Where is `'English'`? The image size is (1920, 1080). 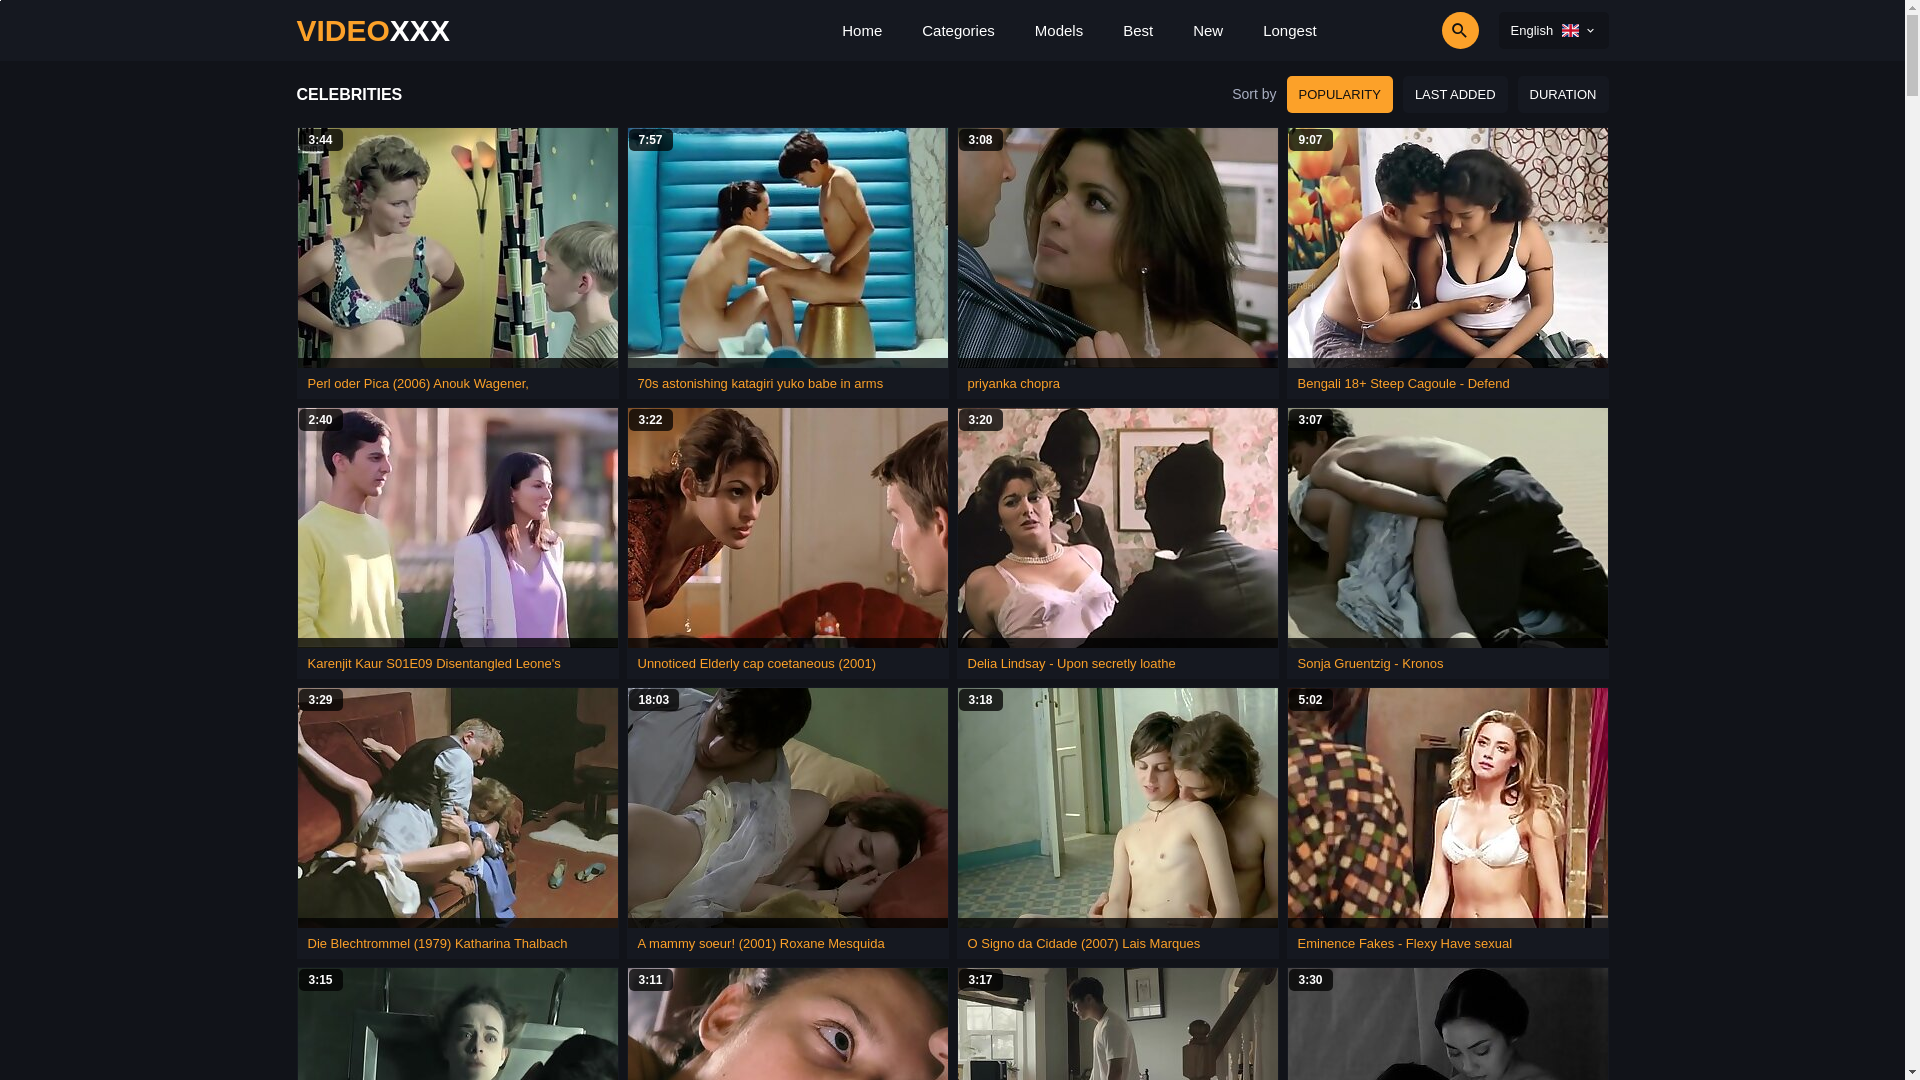
'English' is located at coordinates (1498, 30).